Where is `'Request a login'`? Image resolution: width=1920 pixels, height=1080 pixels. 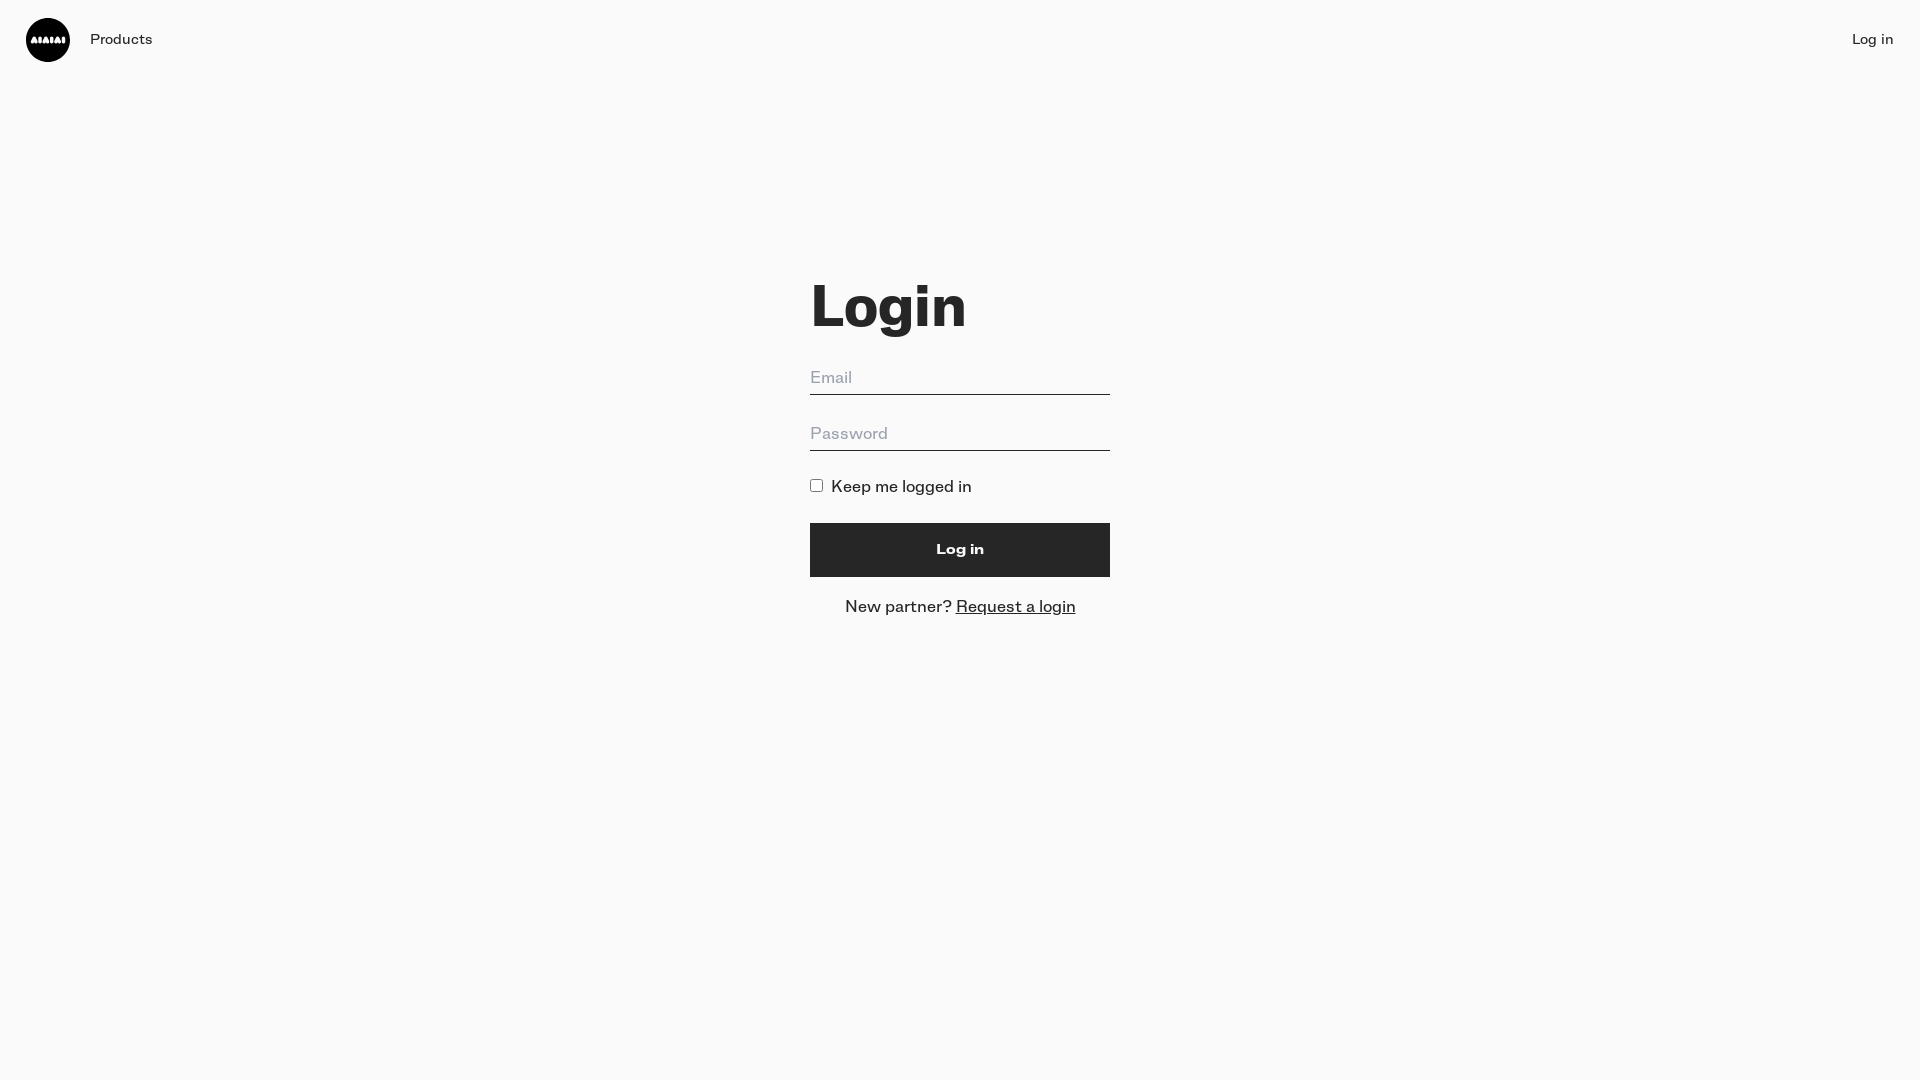 'Request a login' is located at coordinates (954, 605).